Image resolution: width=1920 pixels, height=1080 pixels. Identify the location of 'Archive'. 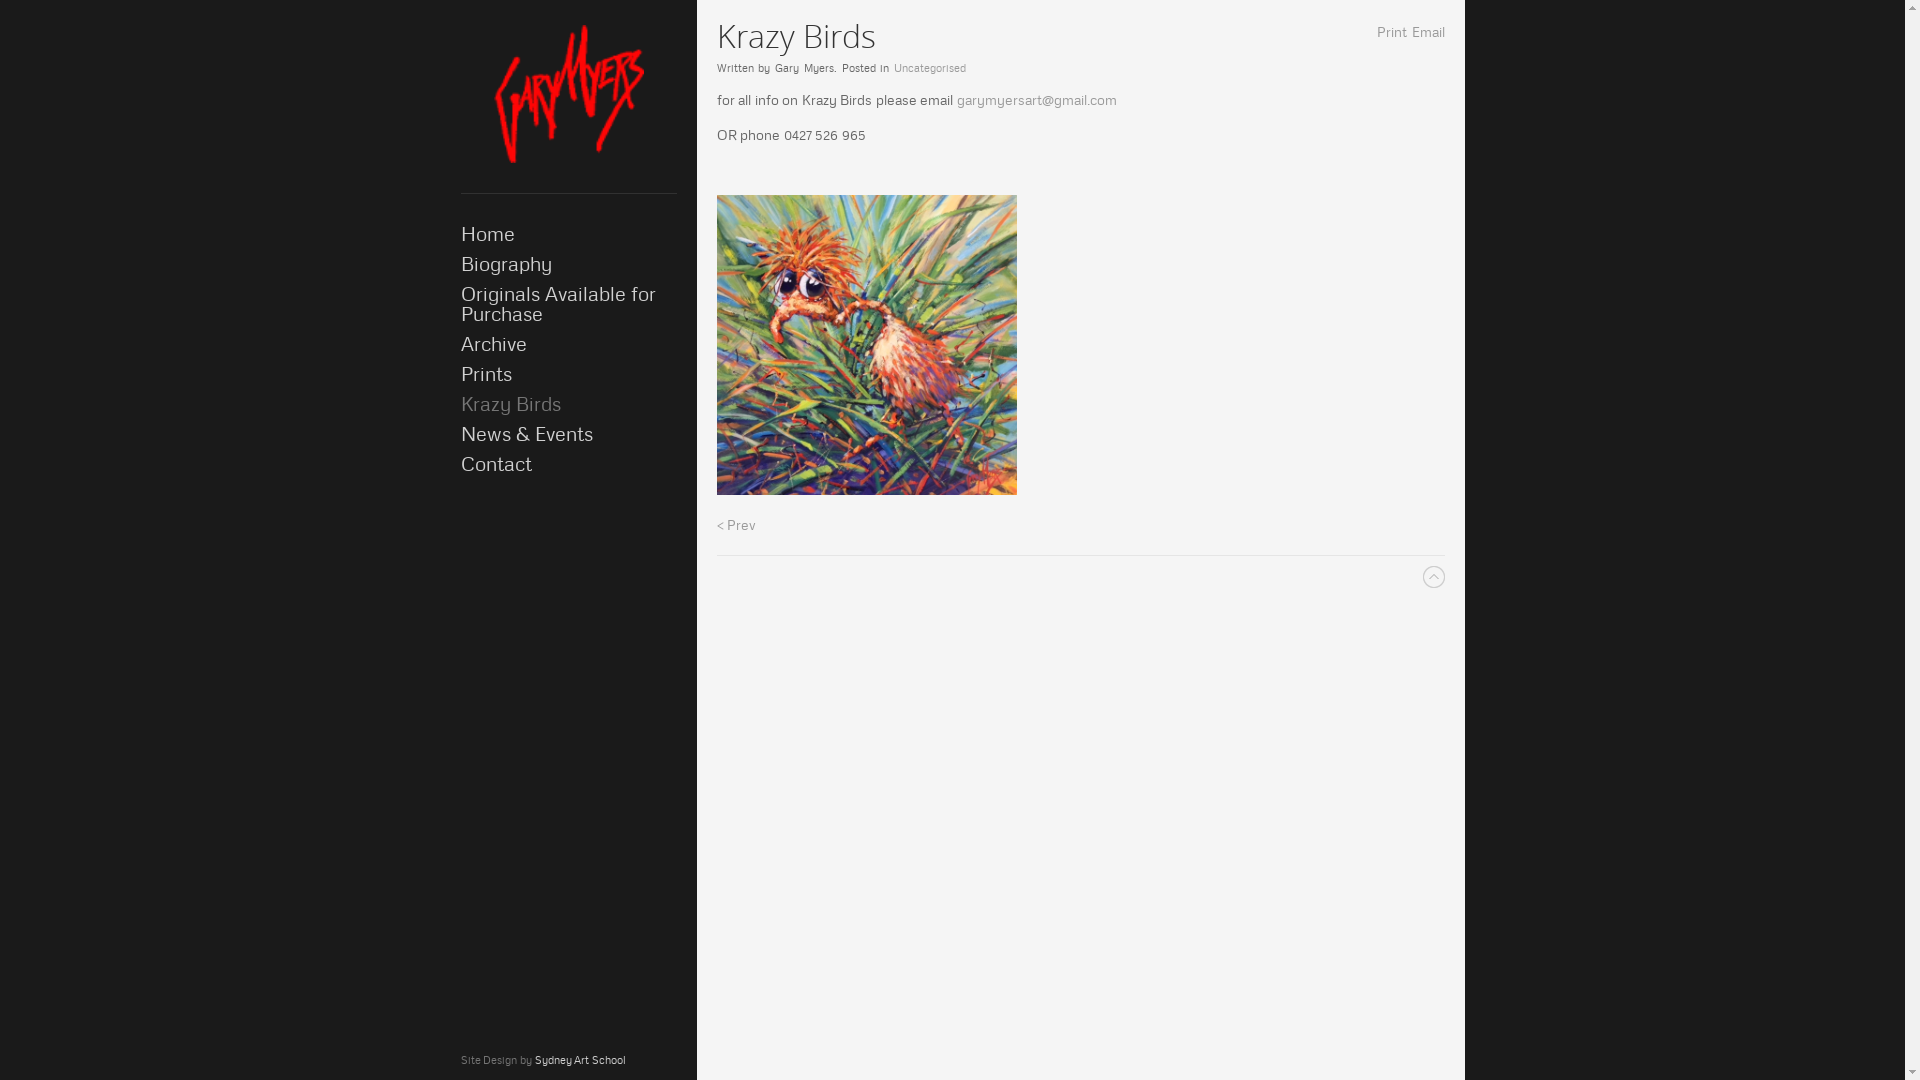
(566, 342).